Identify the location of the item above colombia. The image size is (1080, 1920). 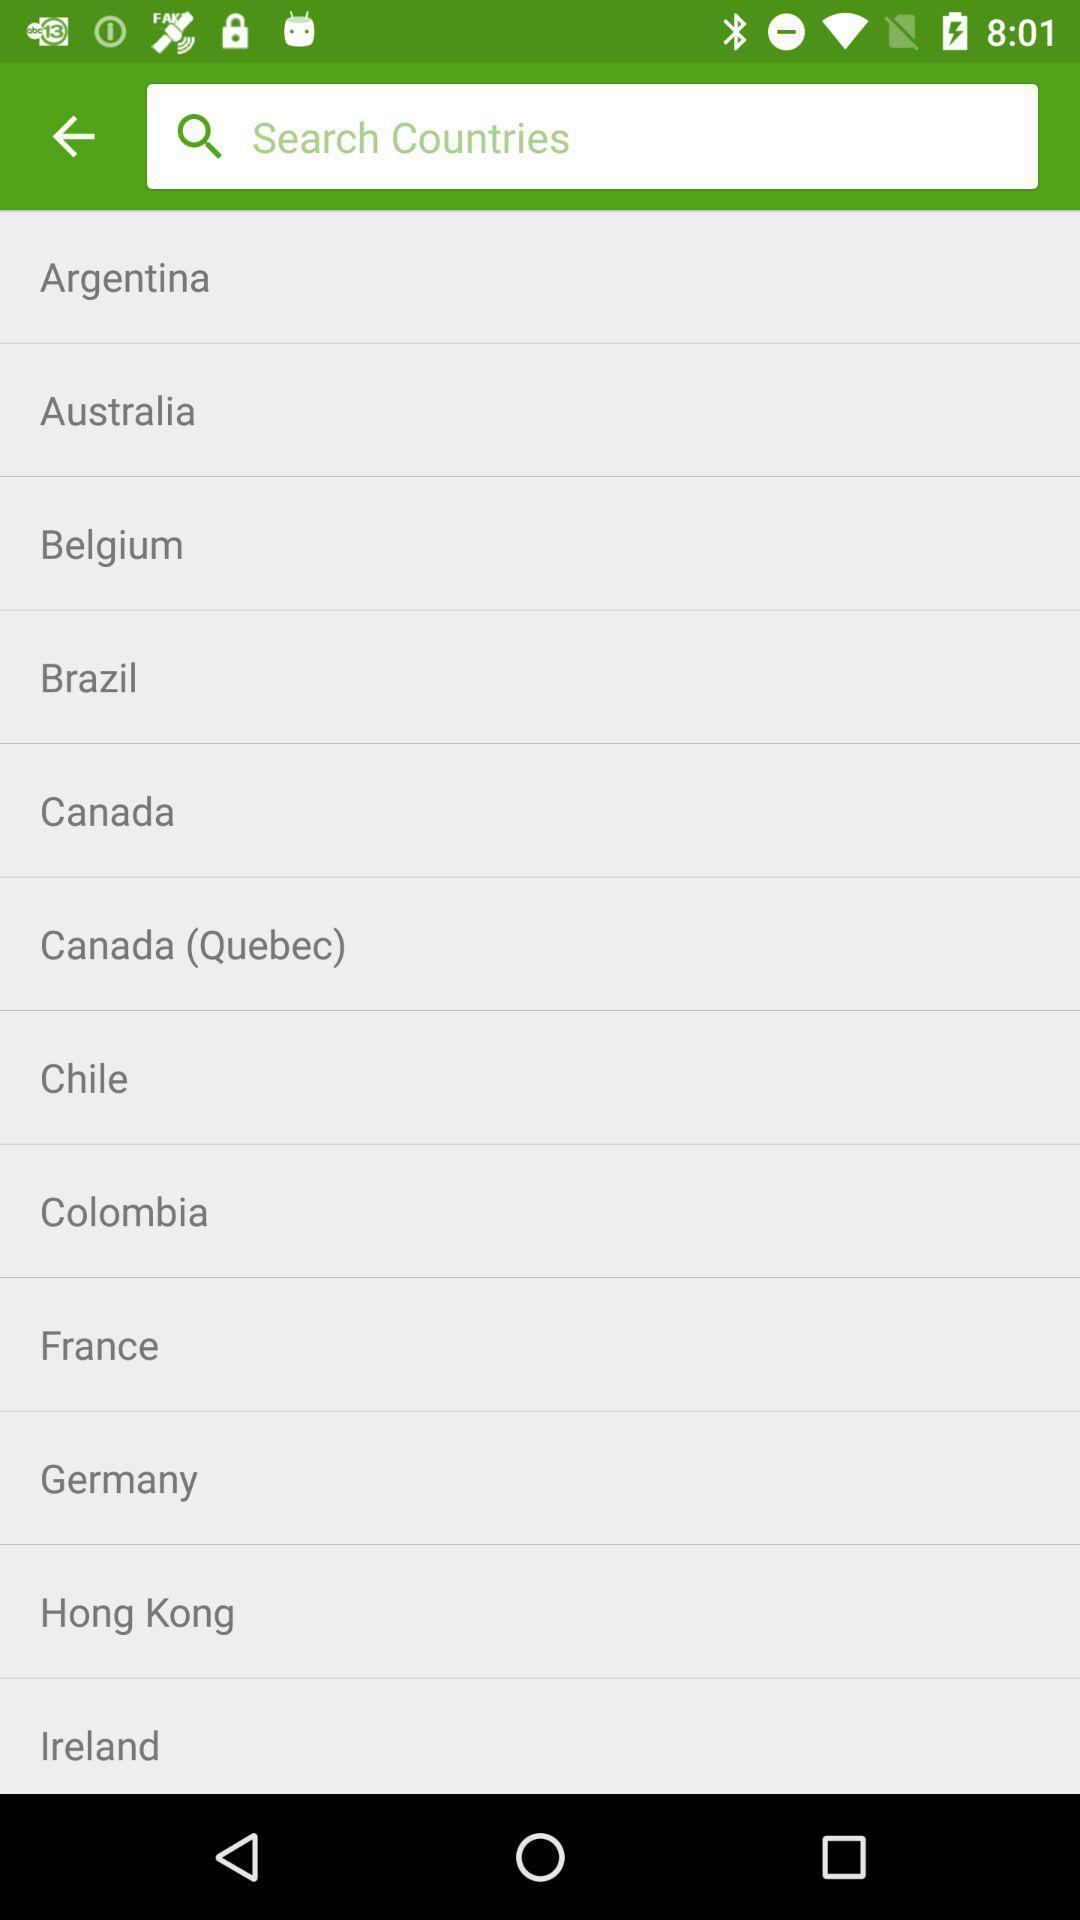
(540, 1076).